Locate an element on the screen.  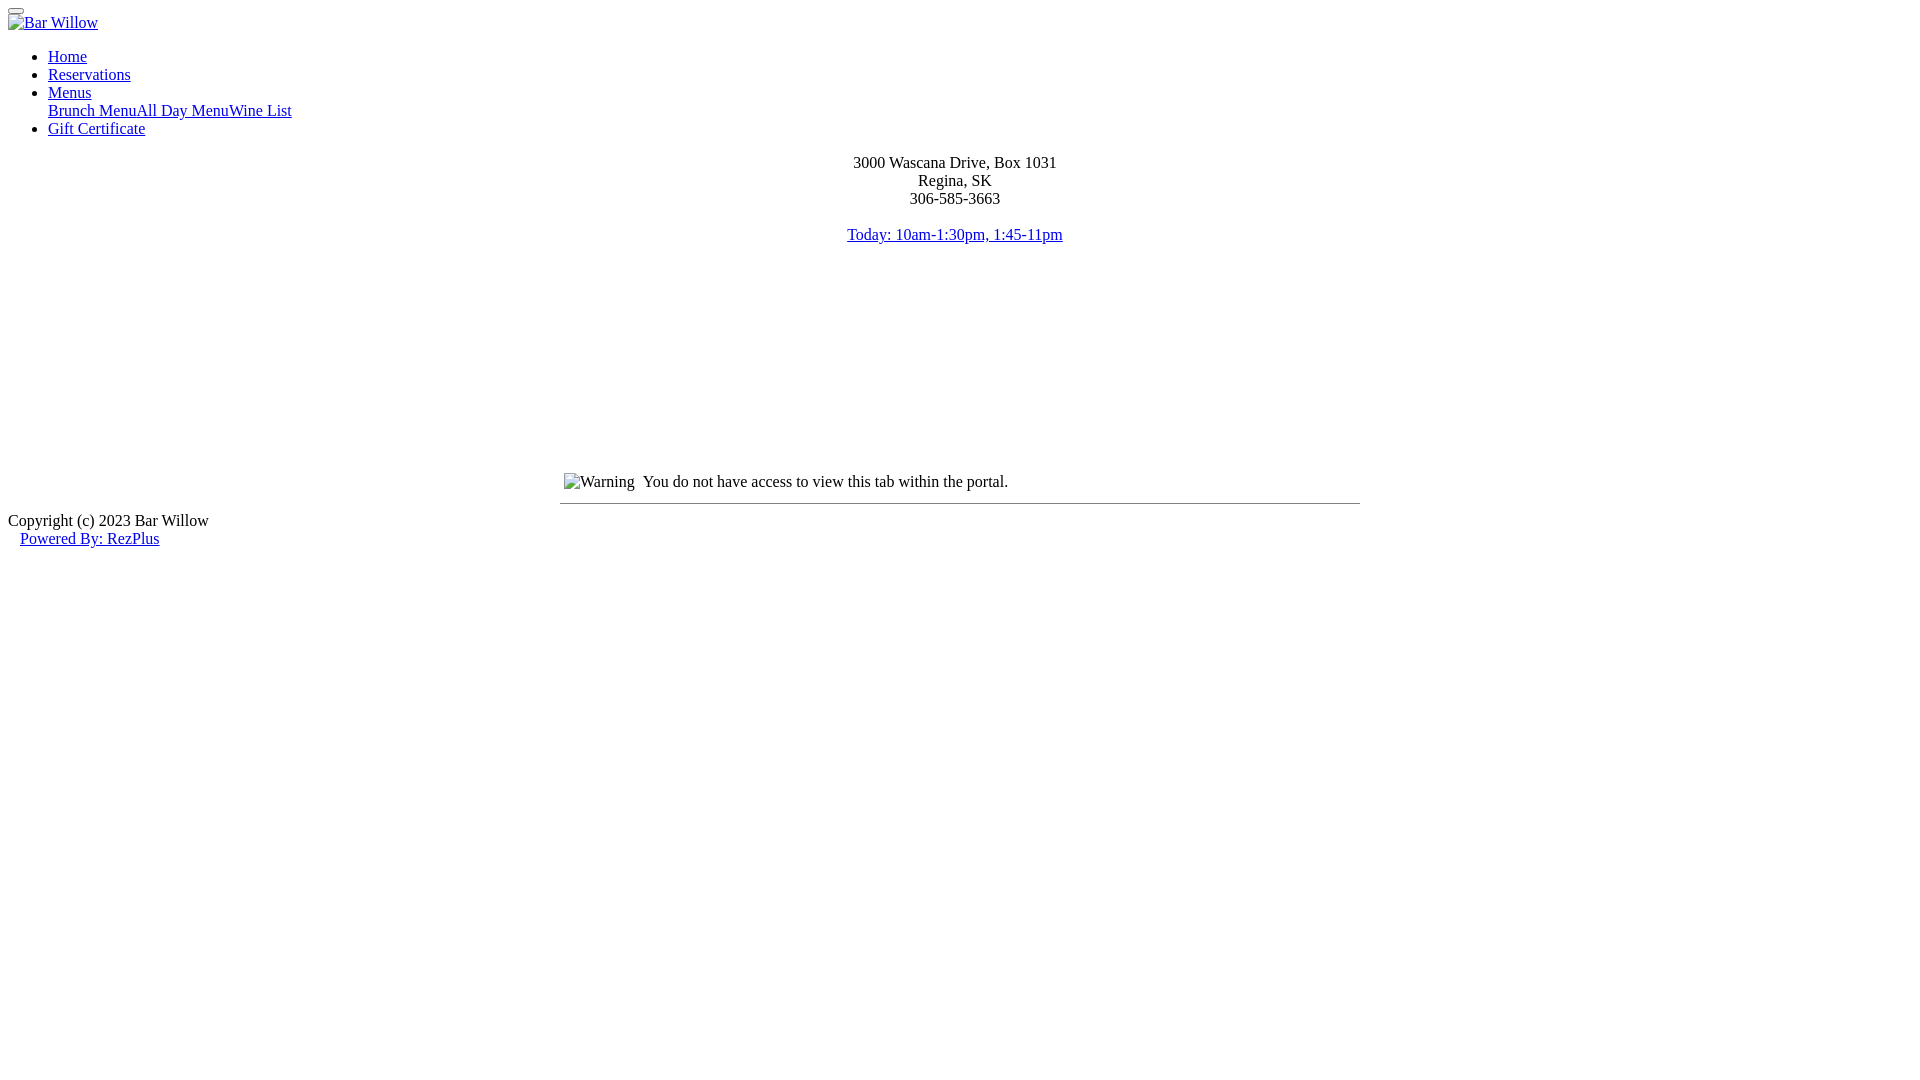
'Wine List' is located at coordinates (229, 110).